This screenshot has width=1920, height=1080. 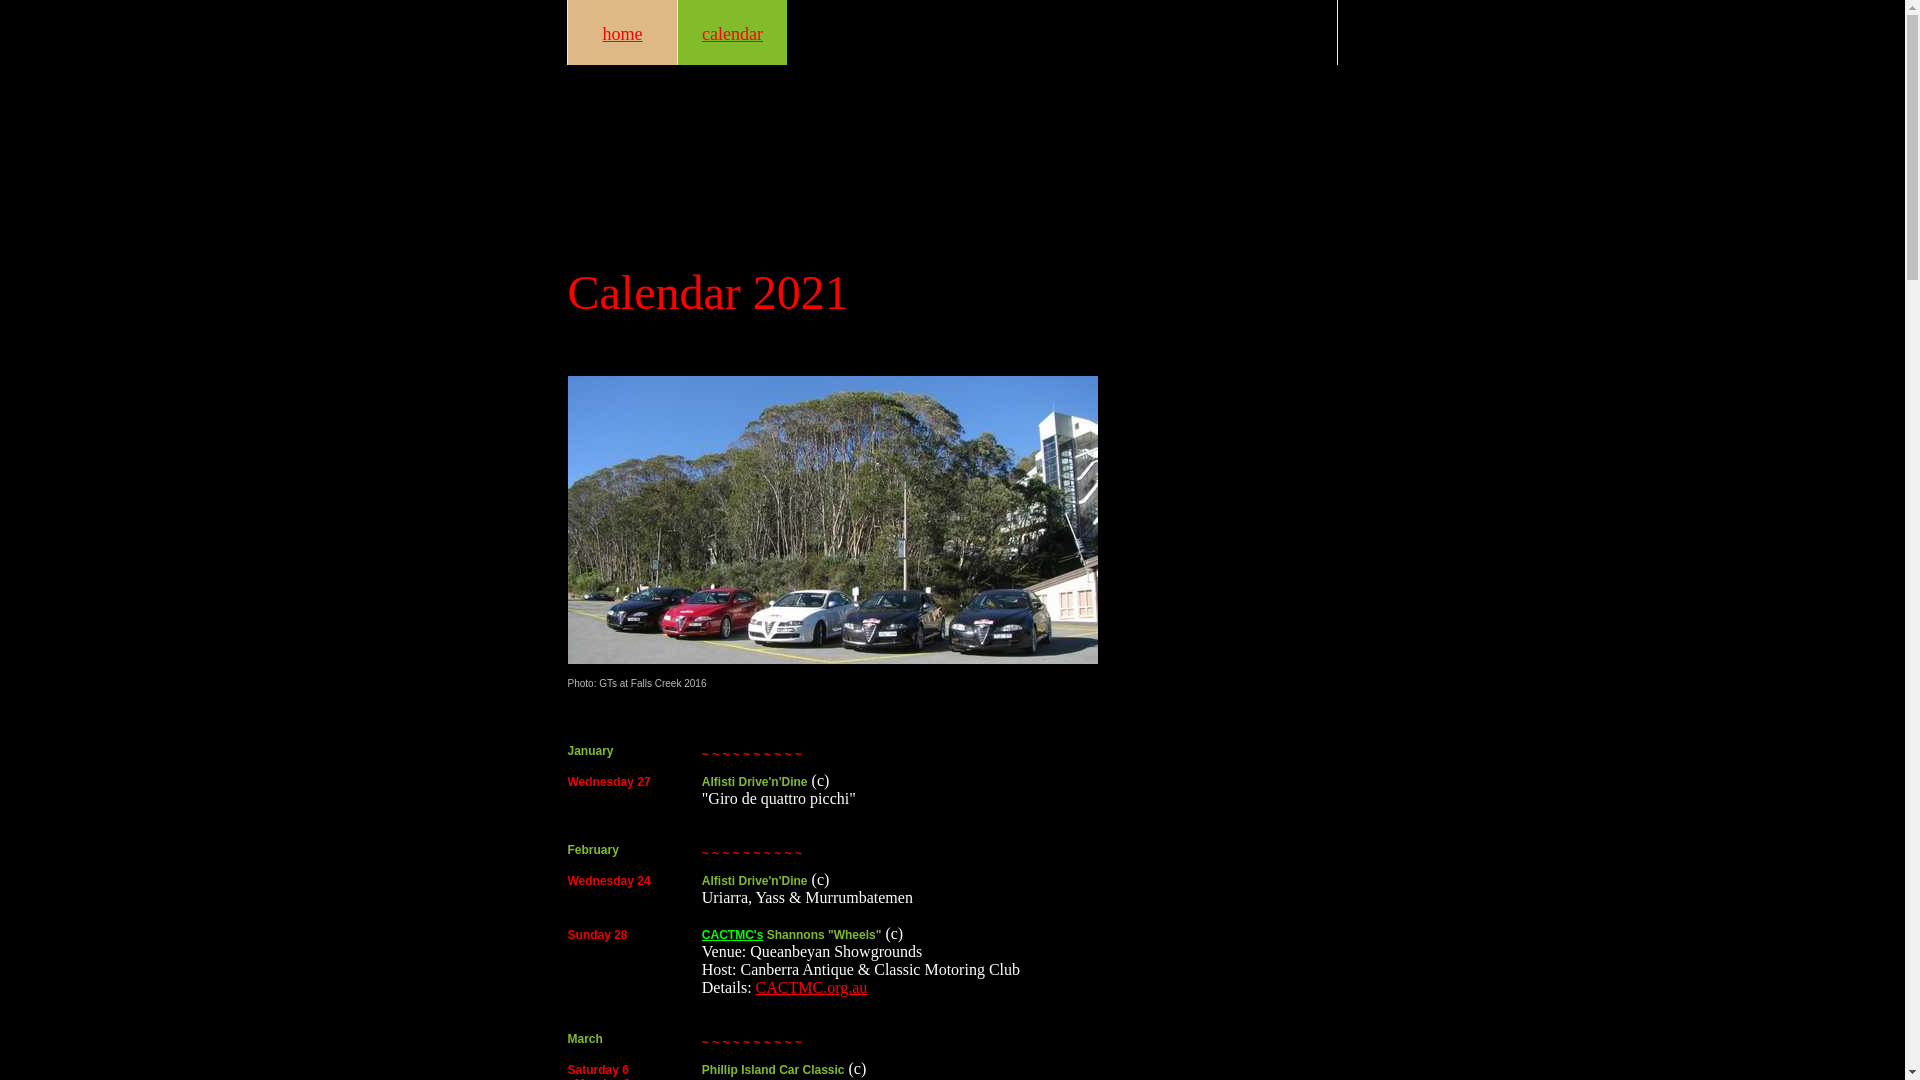 I want to click on 'calendar', so click(x=730, y=32).